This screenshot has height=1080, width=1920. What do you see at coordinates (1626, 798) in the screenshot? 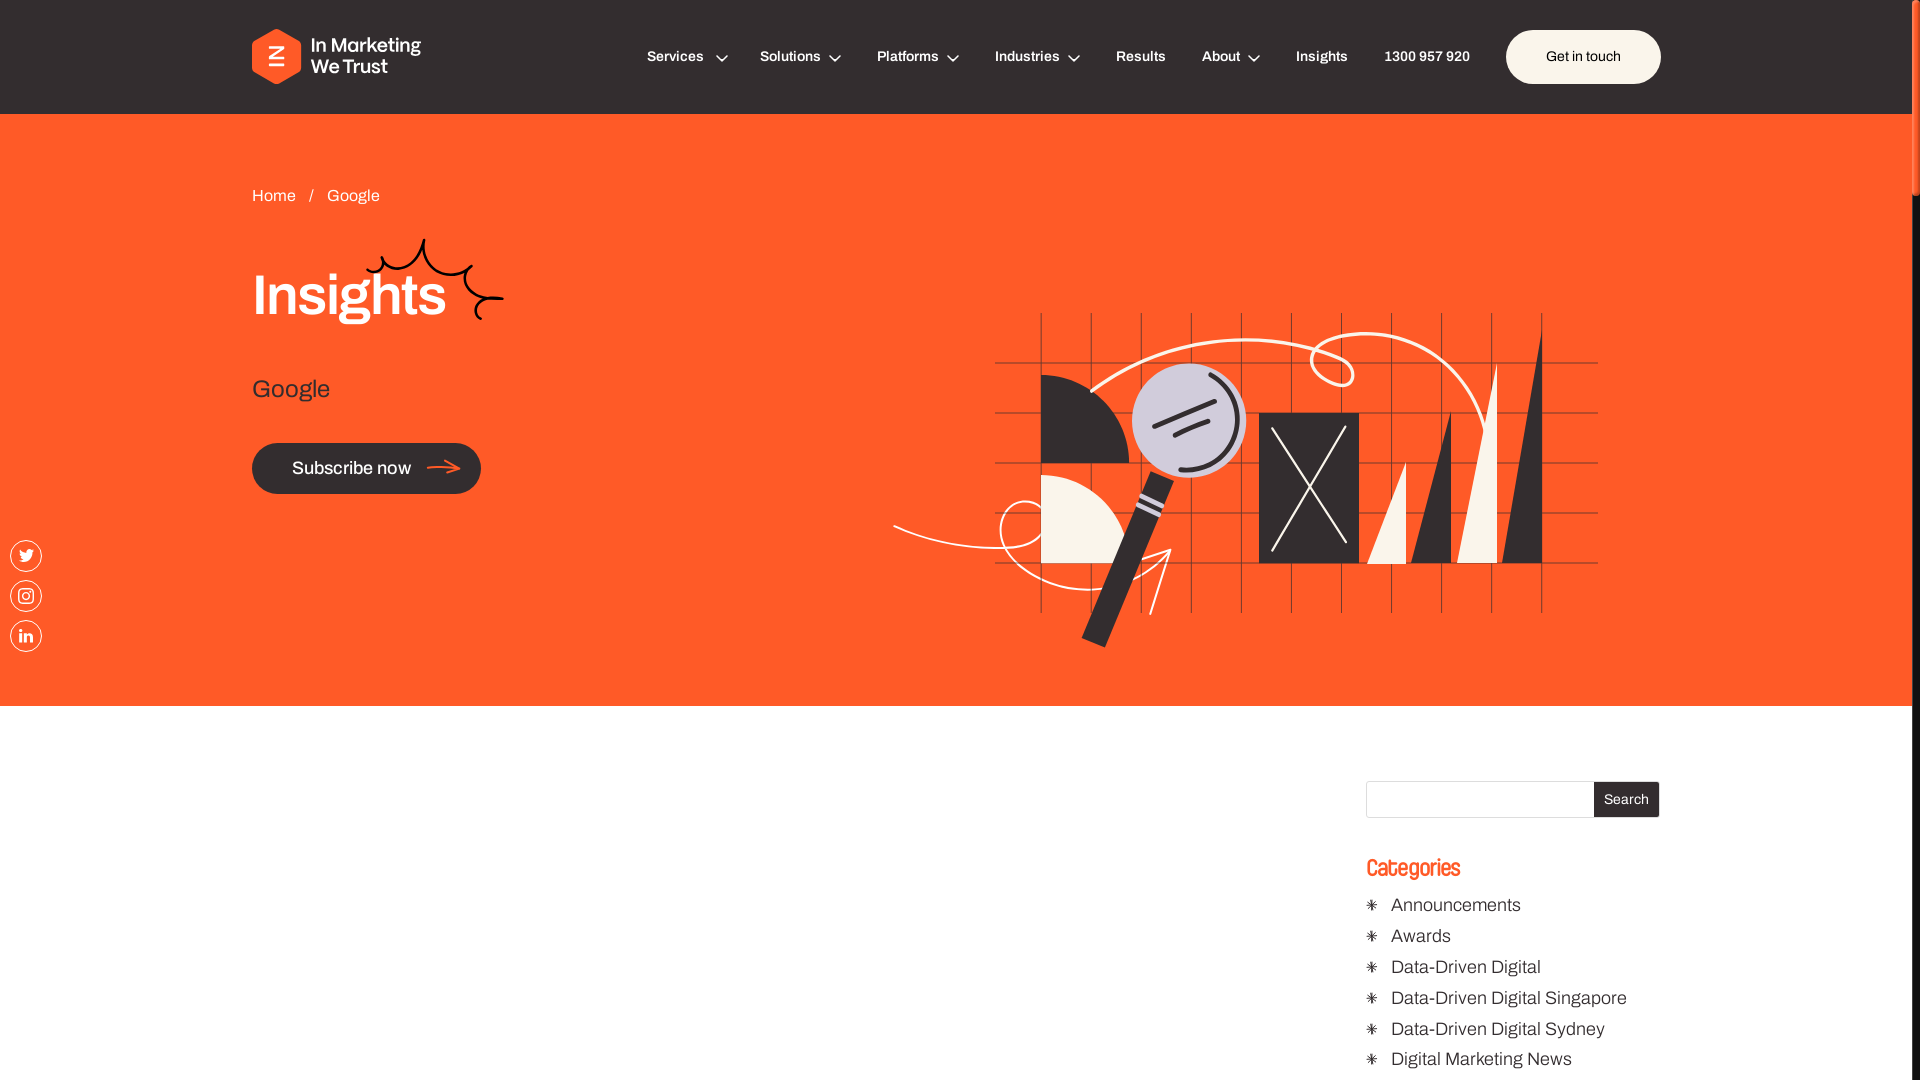
I see `'Search'` at bounding box center [1626, 798].